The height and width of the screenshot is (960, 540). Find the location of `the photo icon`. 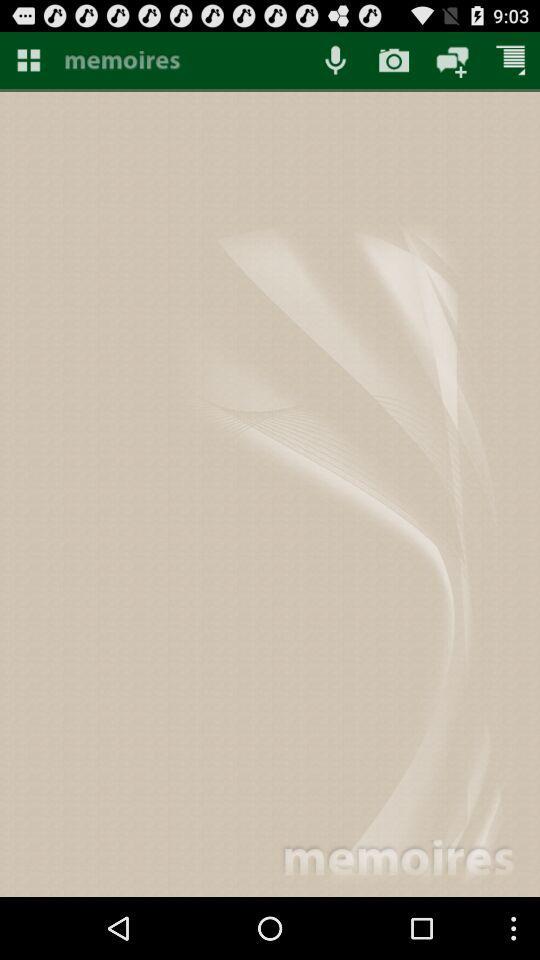

the photo icon is located at coordinates (394, 64).